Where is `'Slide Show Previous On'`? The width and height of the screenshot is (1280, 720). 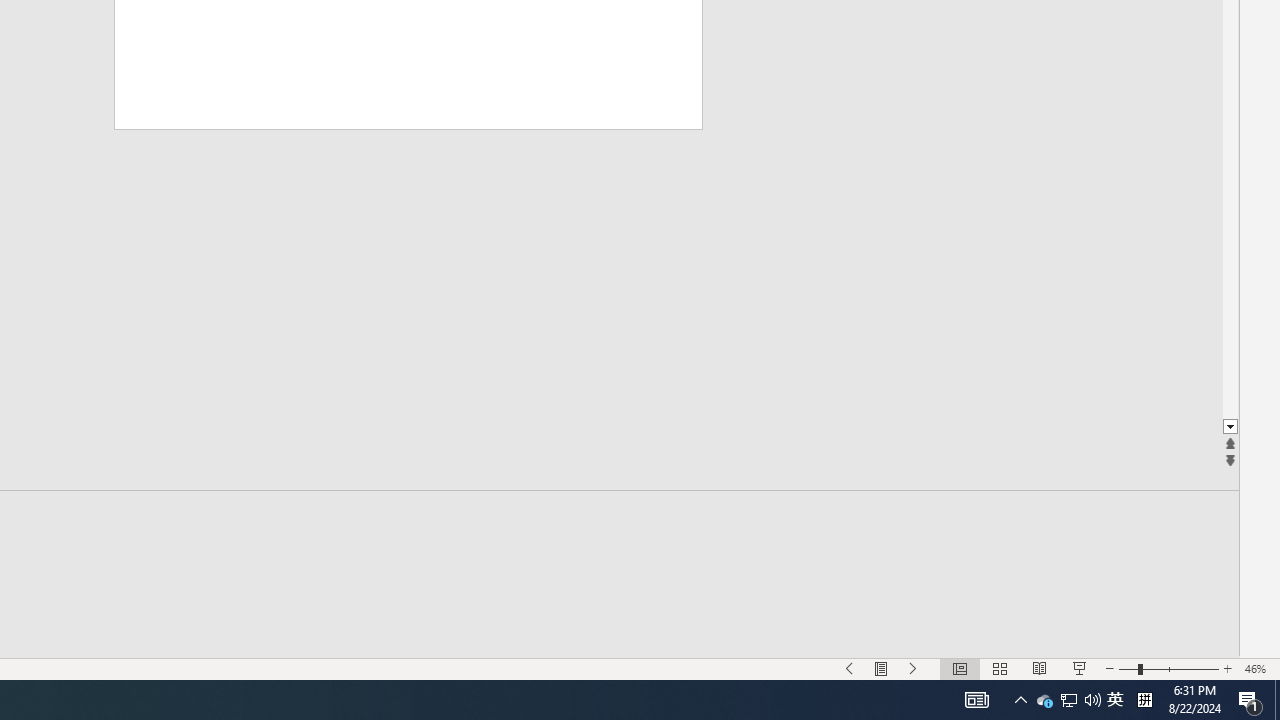
'Slide Show Previous On' is located at coordinates (850, 669).